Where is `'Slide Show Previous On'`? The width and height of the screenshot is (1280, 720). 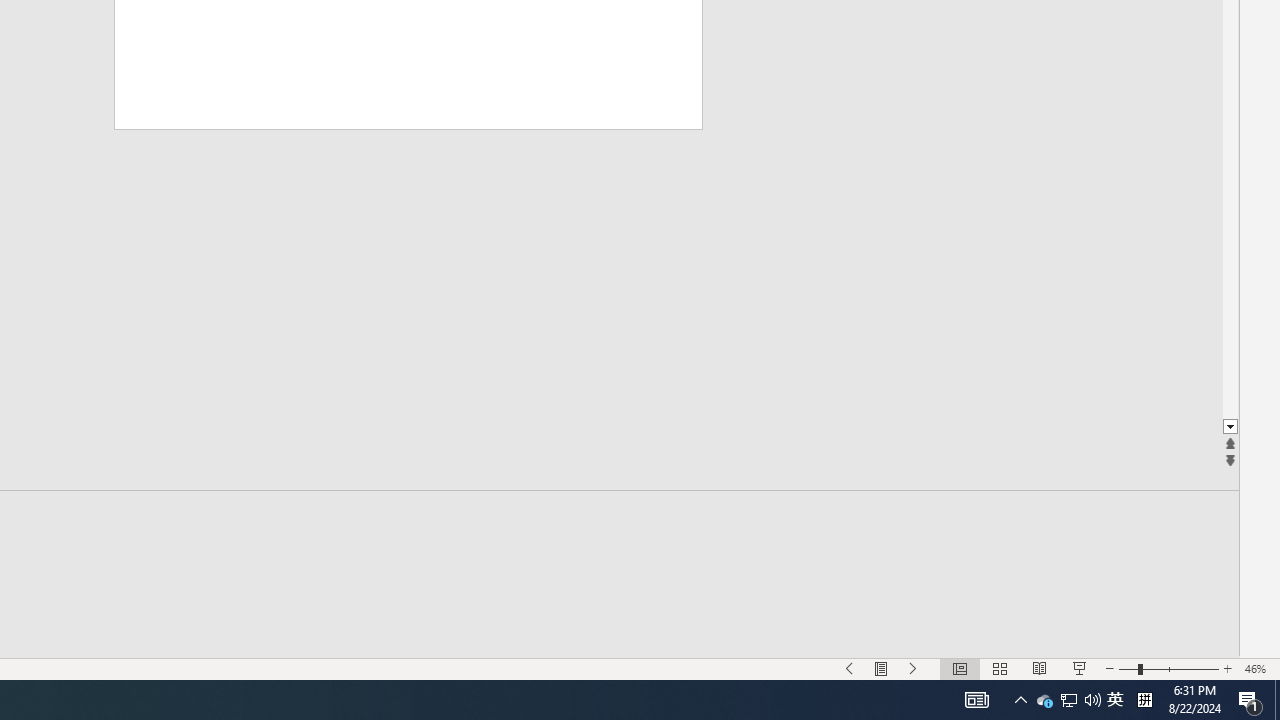
'Slide Show Previous On' is located at coordinates (850, 669).